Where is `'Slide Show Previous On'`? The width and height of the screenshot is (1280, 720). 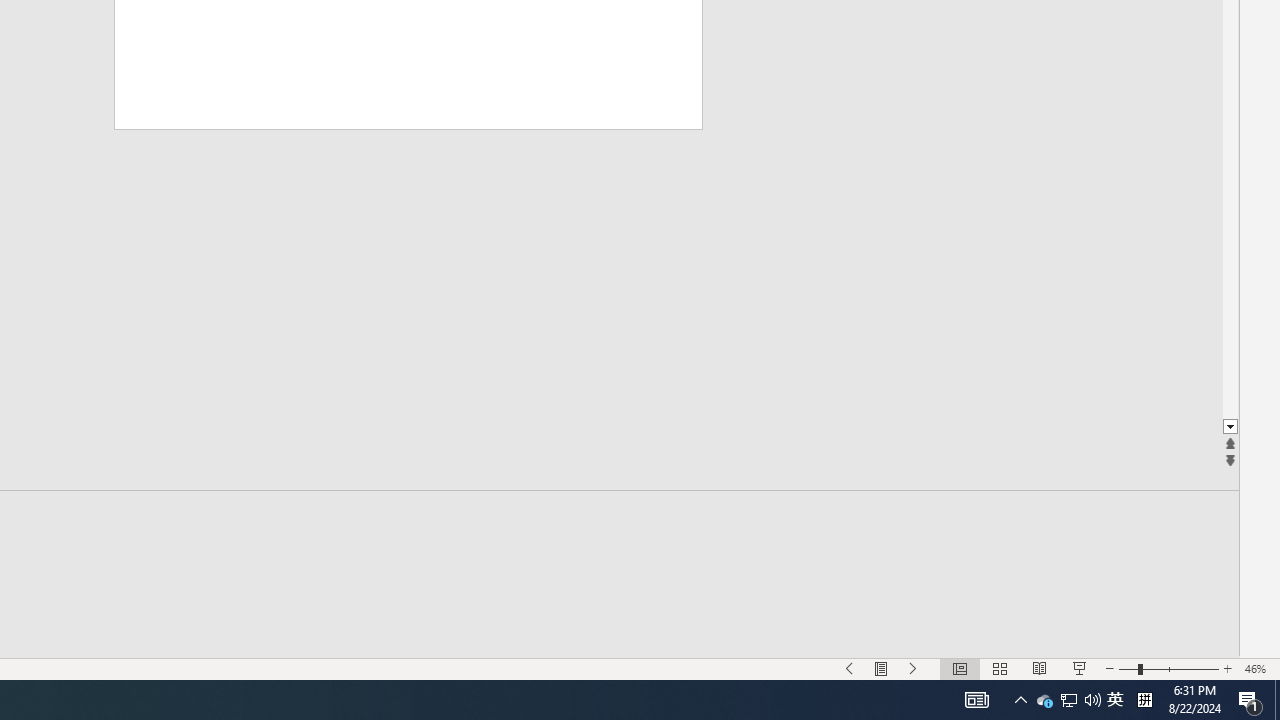
'Slide Show Previous On' is located at coordinates (850, 669).